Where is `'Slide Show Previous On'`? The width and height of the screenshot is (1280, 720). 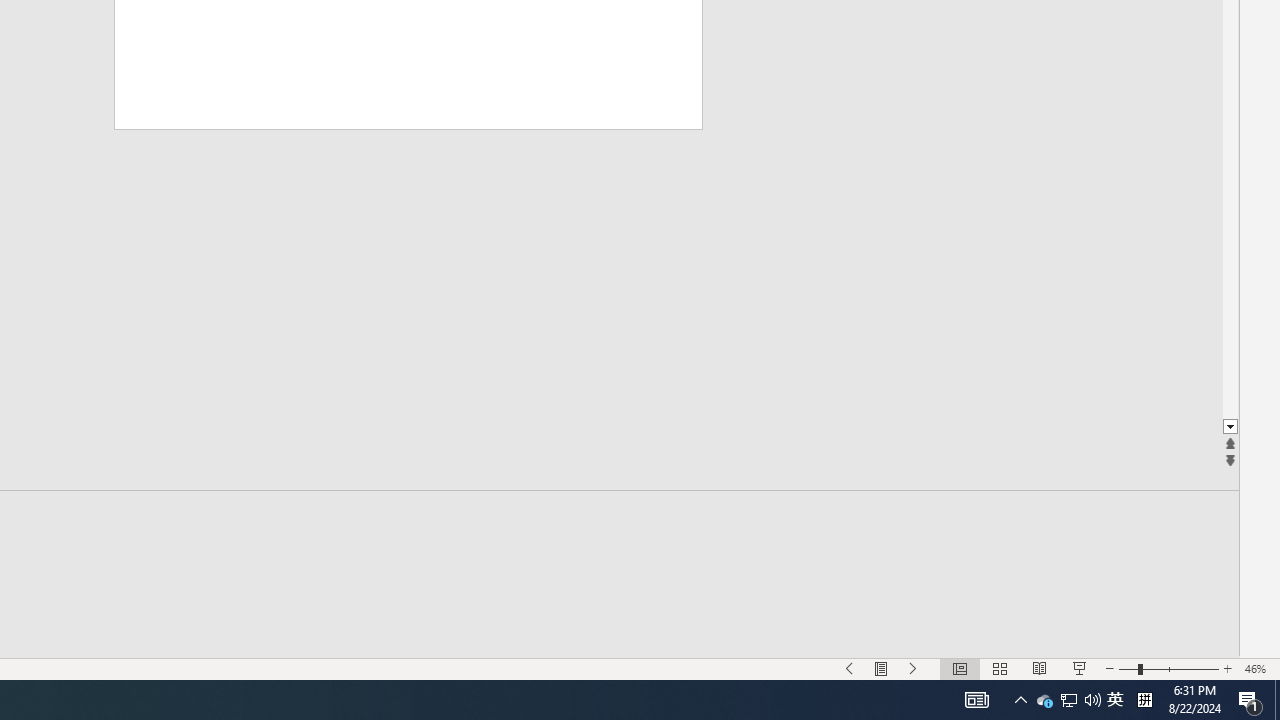
'Slide Show Previous On' is located at coordinates (850, 669).